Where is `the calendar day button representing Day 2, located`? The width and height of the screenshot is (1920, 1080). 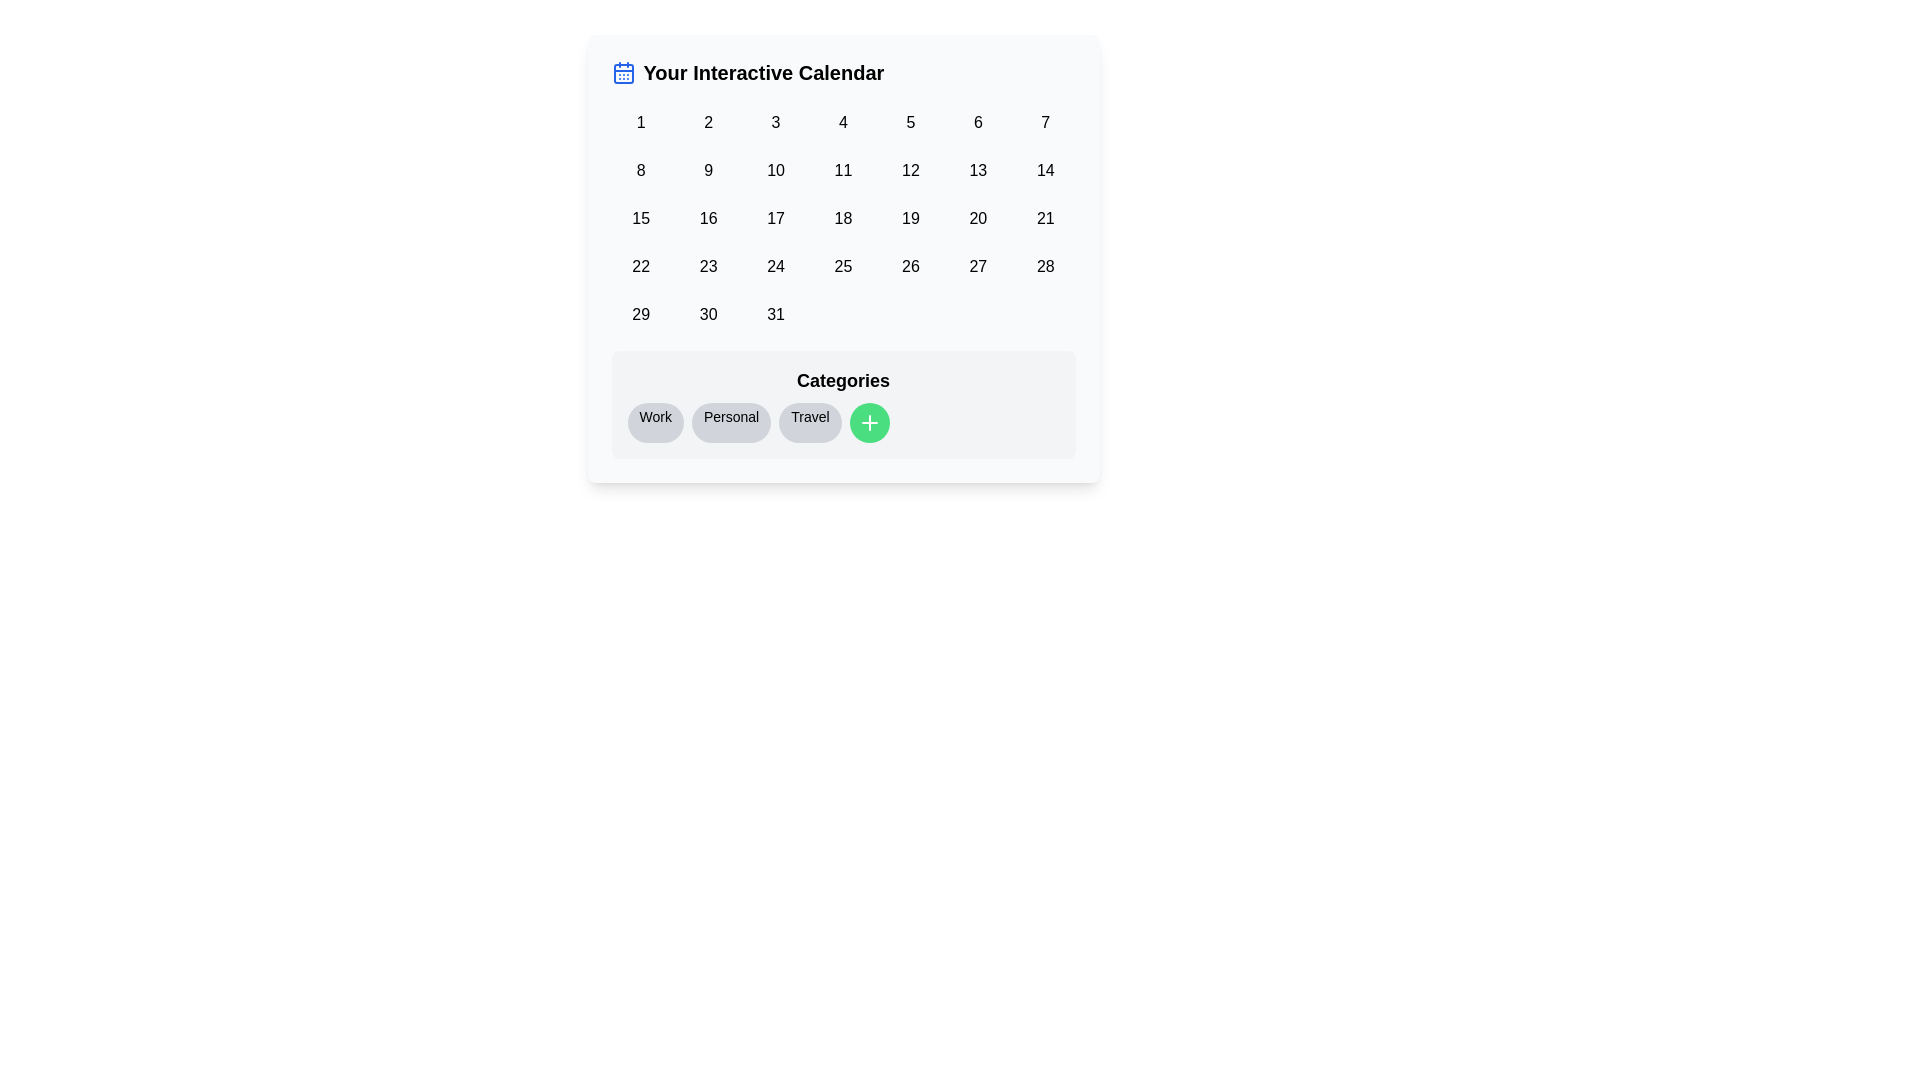
the calendar day button representing Day 2, located is located at coordinates (708, 123).